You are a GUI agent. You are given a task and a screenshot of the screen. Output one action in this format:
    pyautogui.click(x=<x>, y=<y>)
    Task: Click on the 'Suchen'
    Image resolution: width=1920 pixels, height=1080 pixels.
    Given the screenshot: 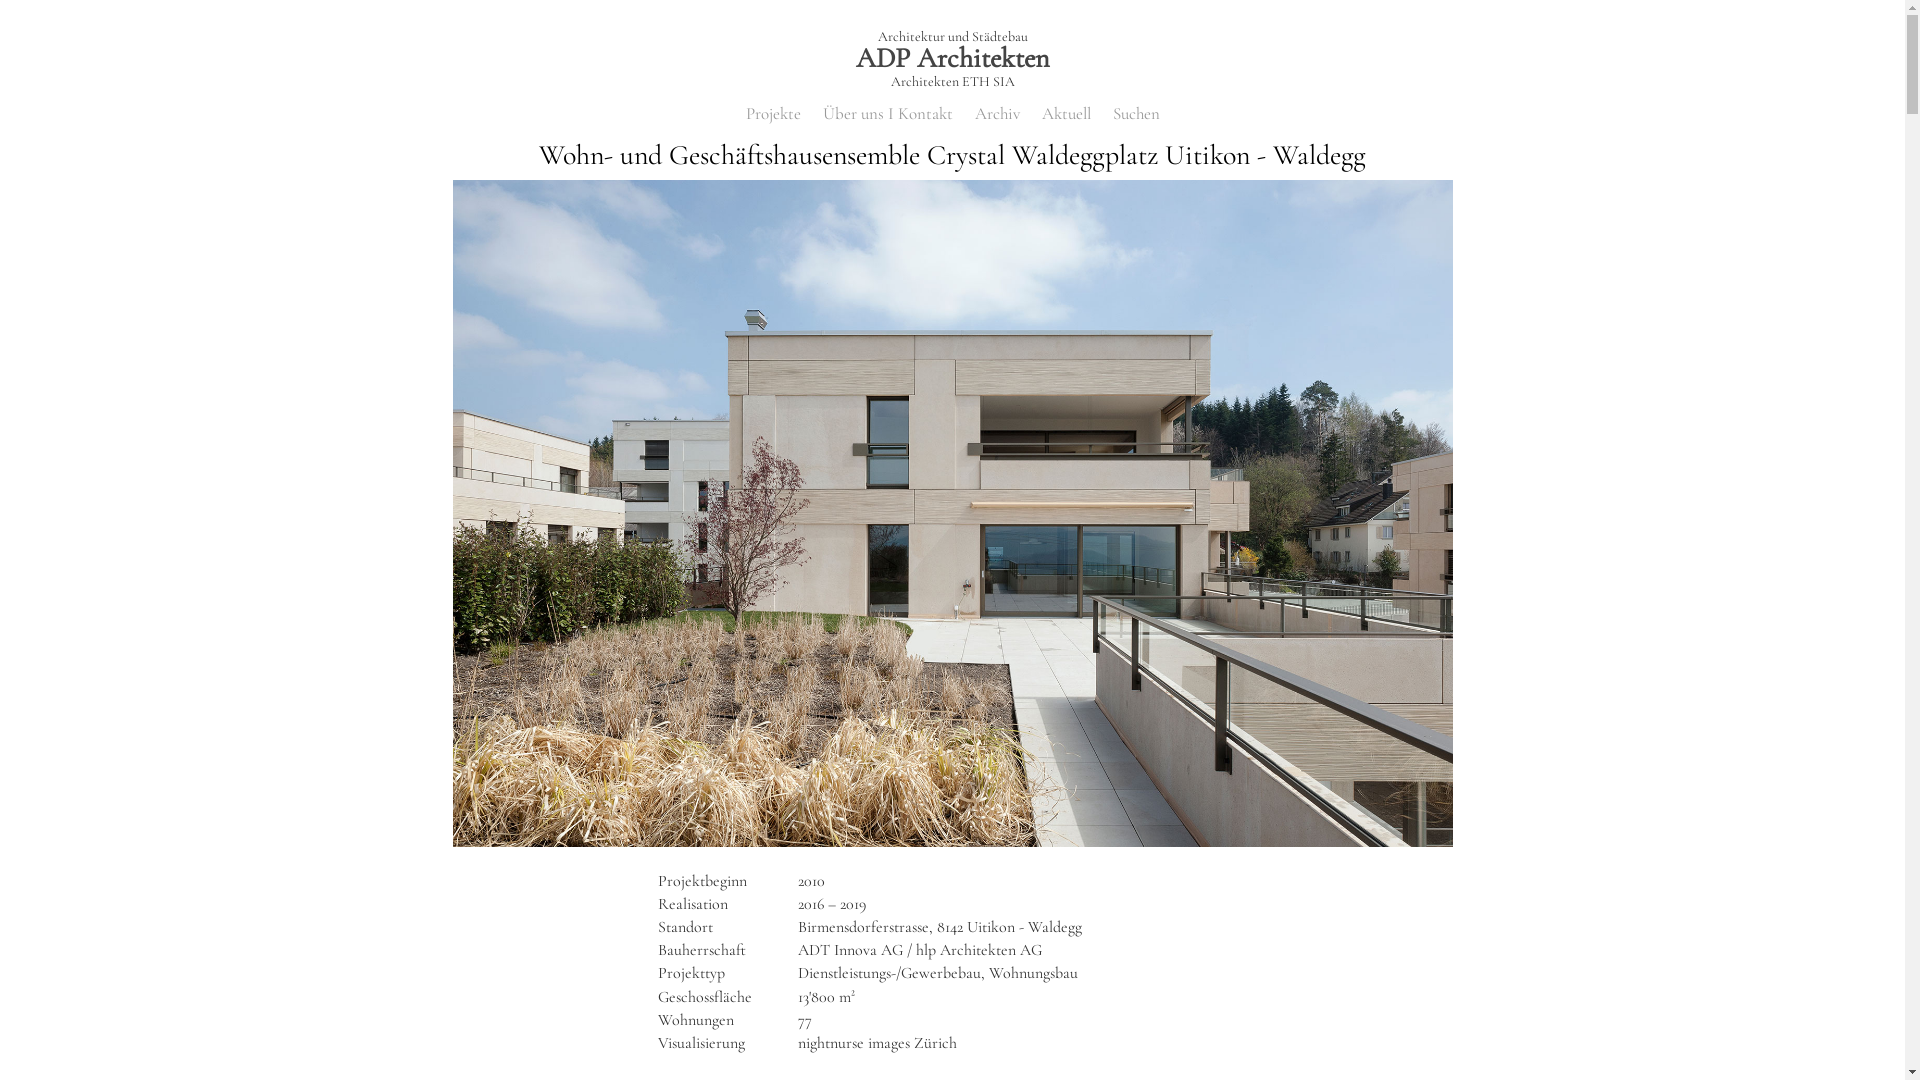 What is the action you would take?
    pyautogui.click(x=1135, y=115)
    